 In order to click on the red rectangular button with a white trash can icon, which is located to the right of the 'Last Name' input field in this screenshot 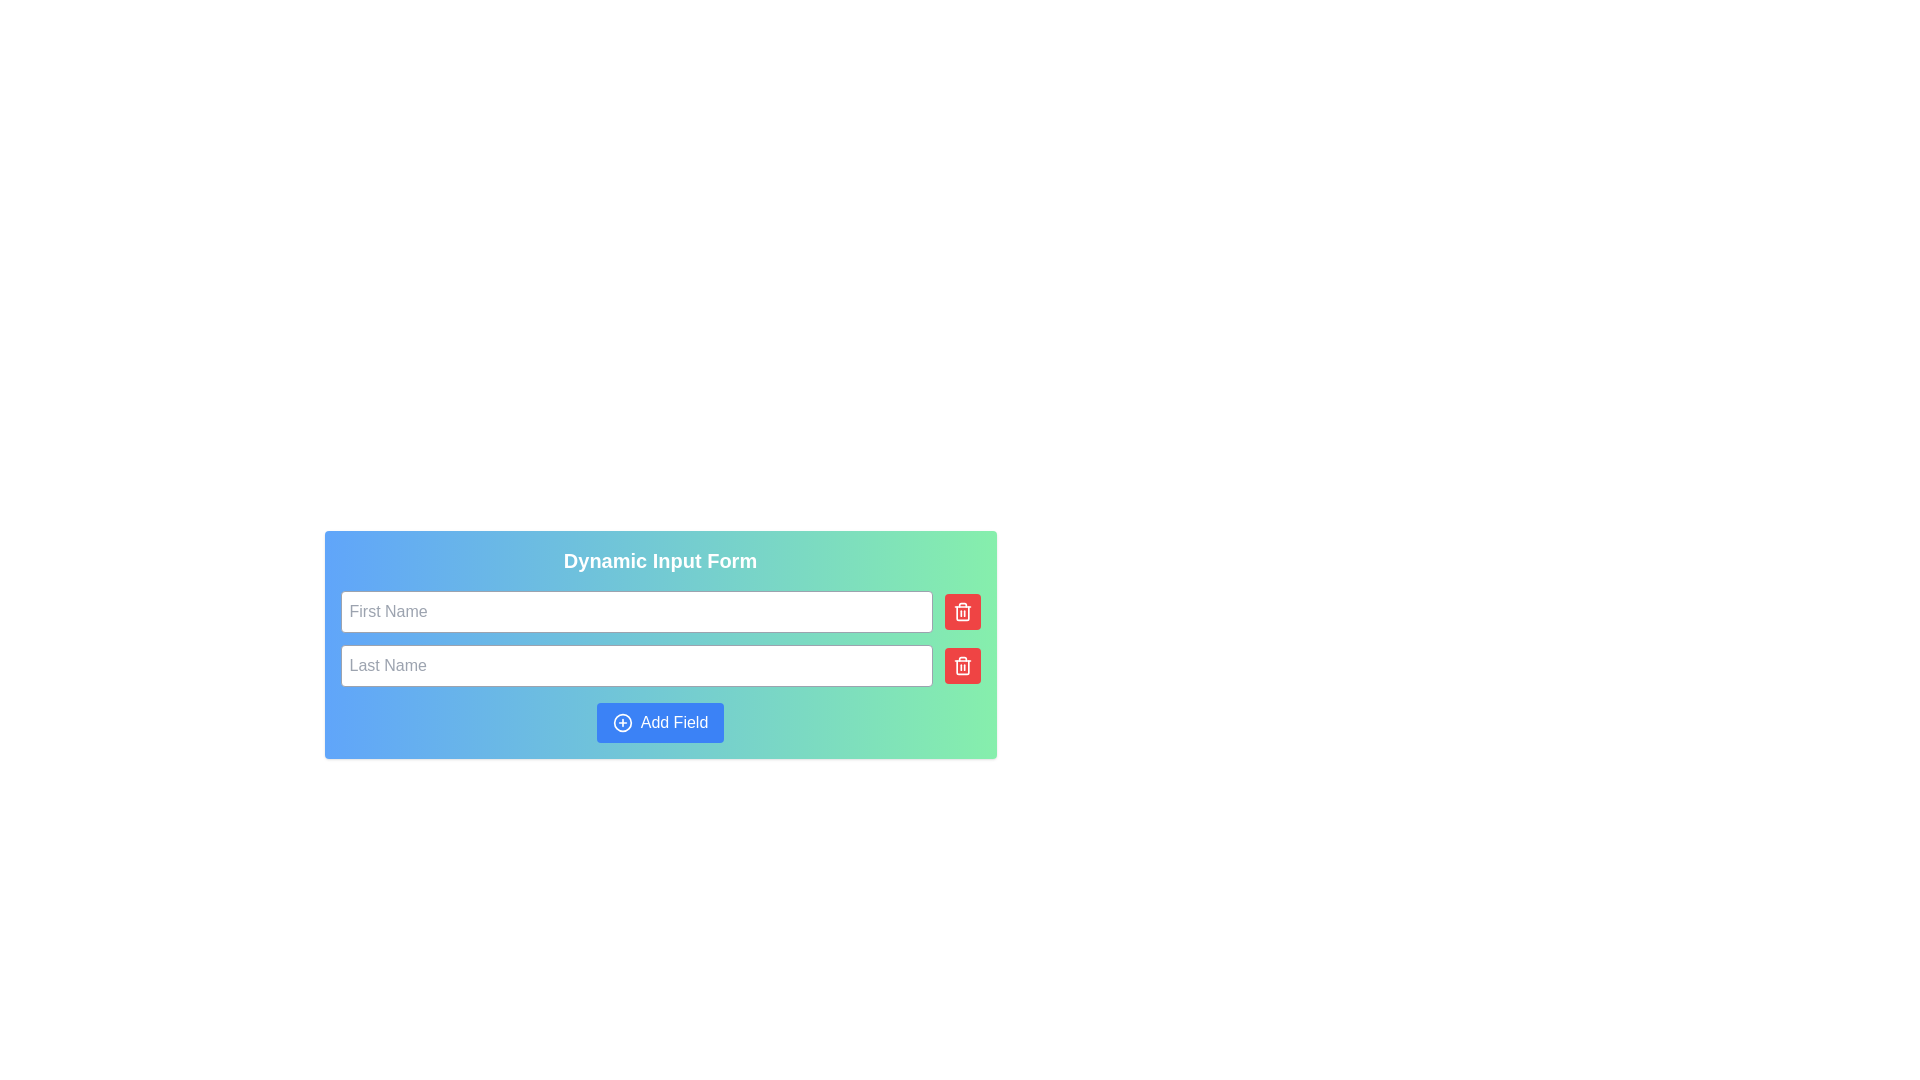, I will do `click(962, 666)`.